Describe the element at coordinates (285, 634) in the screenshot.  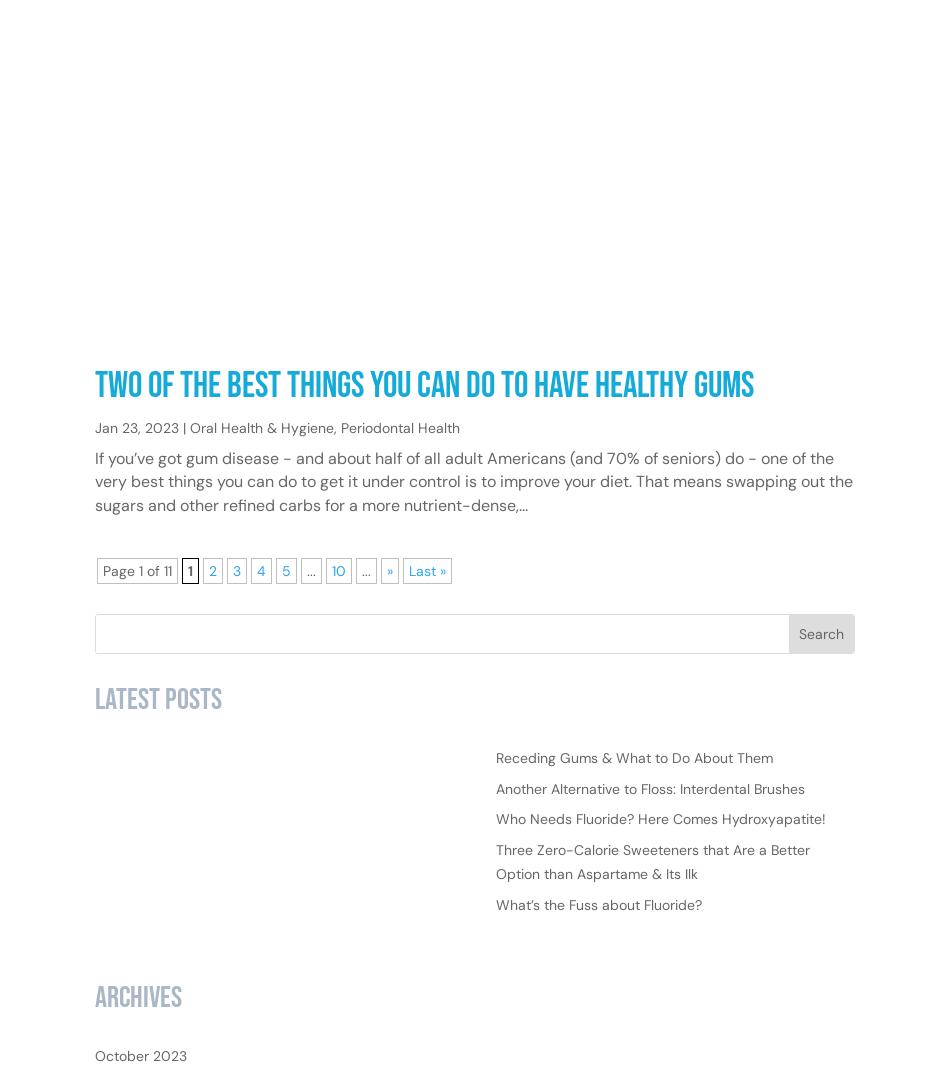
I see `'5'` at that location.